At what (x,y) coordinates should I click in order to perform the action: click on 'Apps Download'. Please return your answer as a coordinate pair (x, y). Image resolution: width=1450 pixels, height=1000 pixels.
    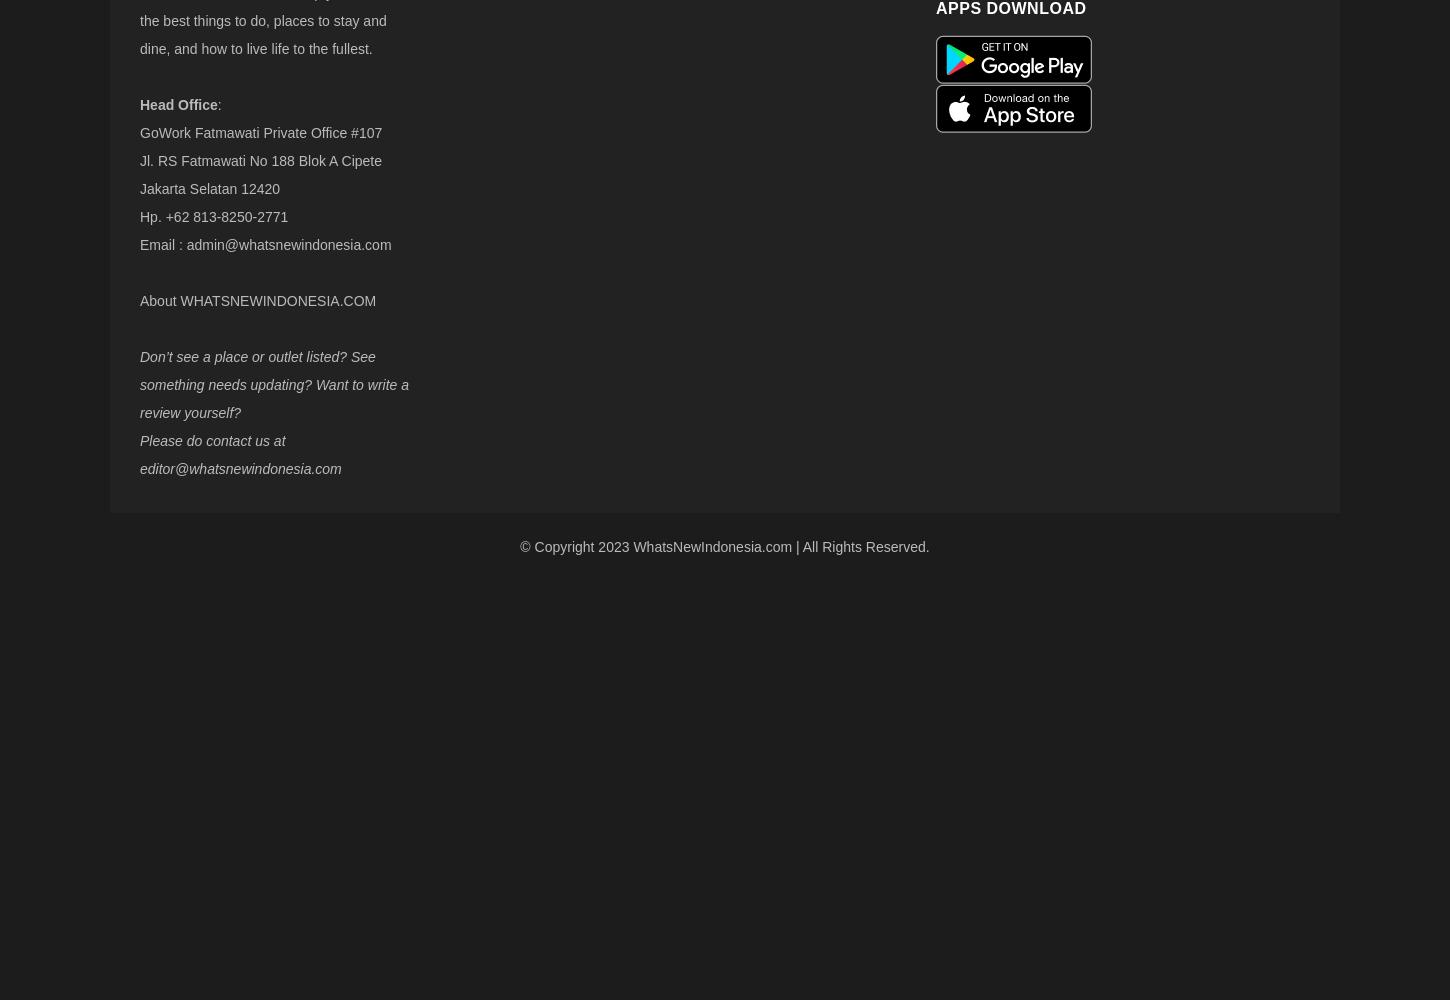
    Looking at the image, I should click on (934, 8).